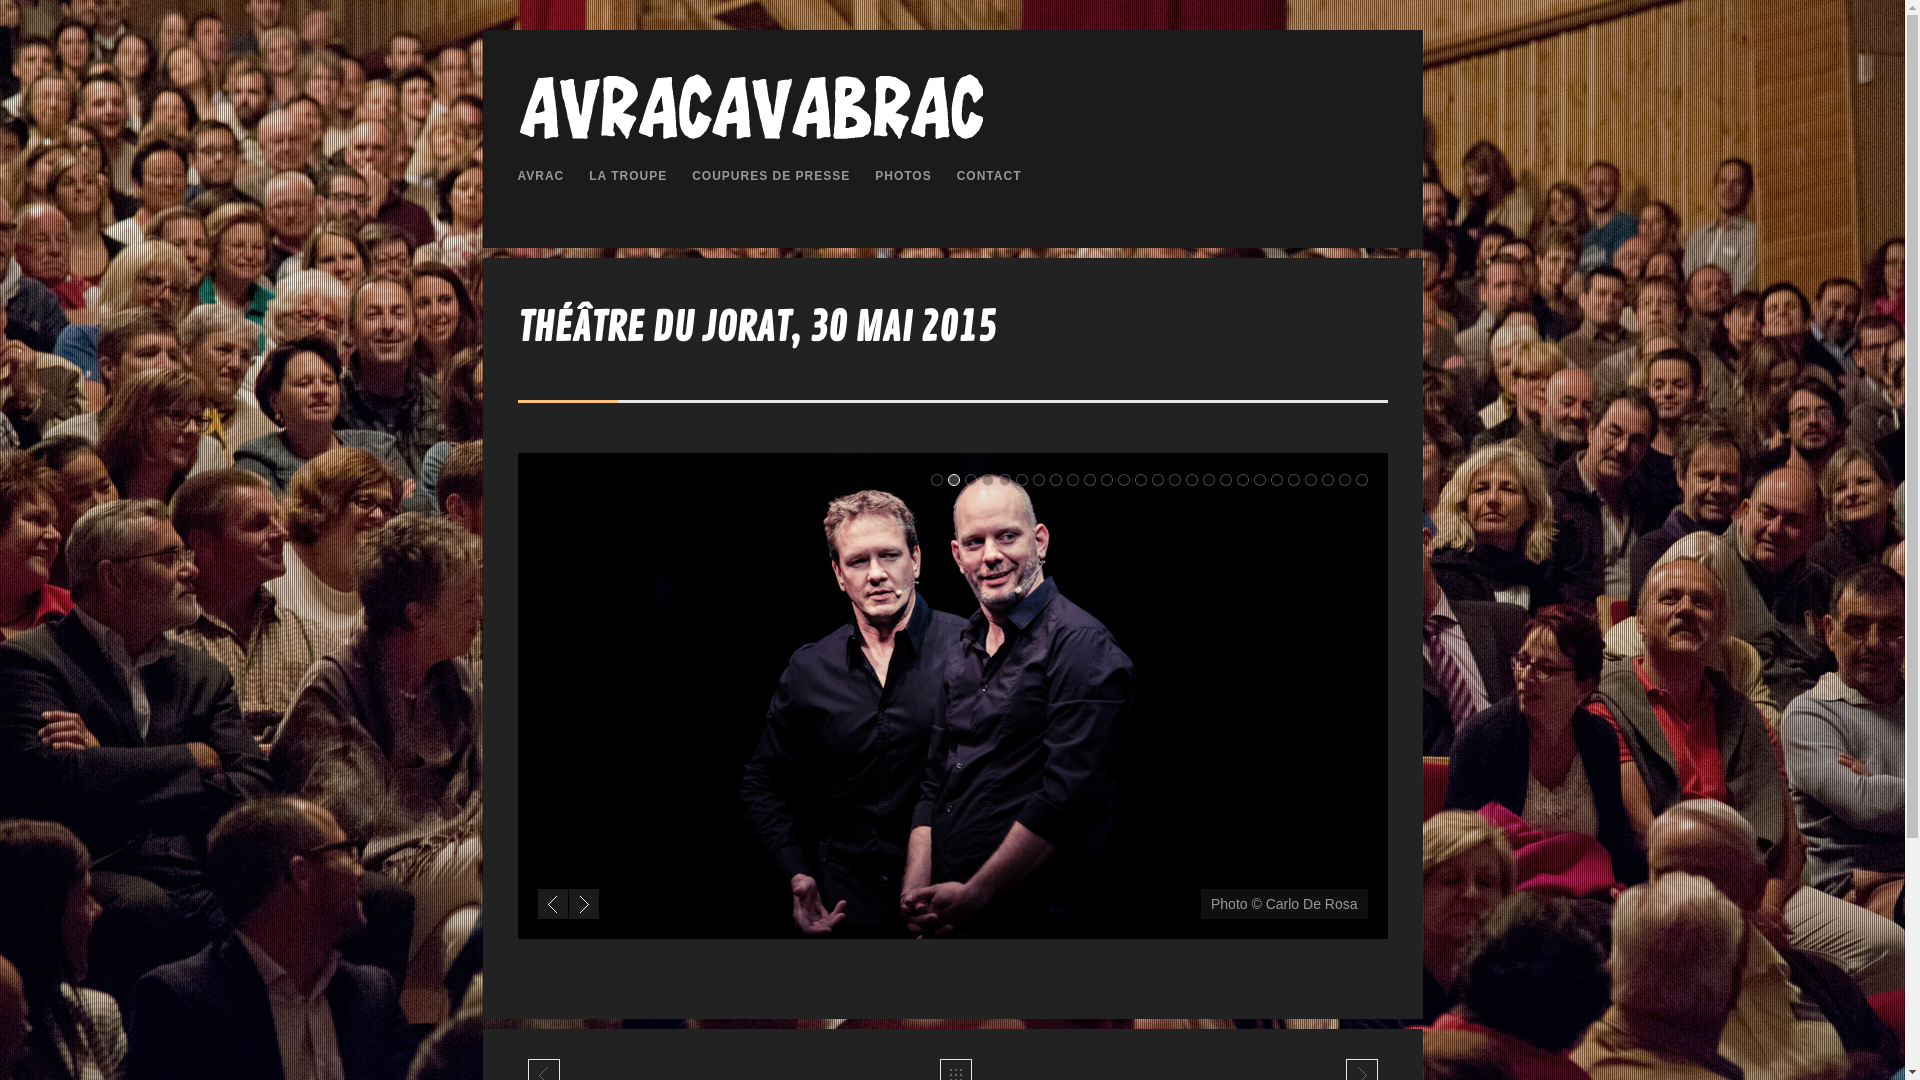 The height and width of the screenshot is (1080, 1920). What do you see at coordinates (1269, 479) in the screenshot?
I see `'21'` at bounding box center [1269, 479].